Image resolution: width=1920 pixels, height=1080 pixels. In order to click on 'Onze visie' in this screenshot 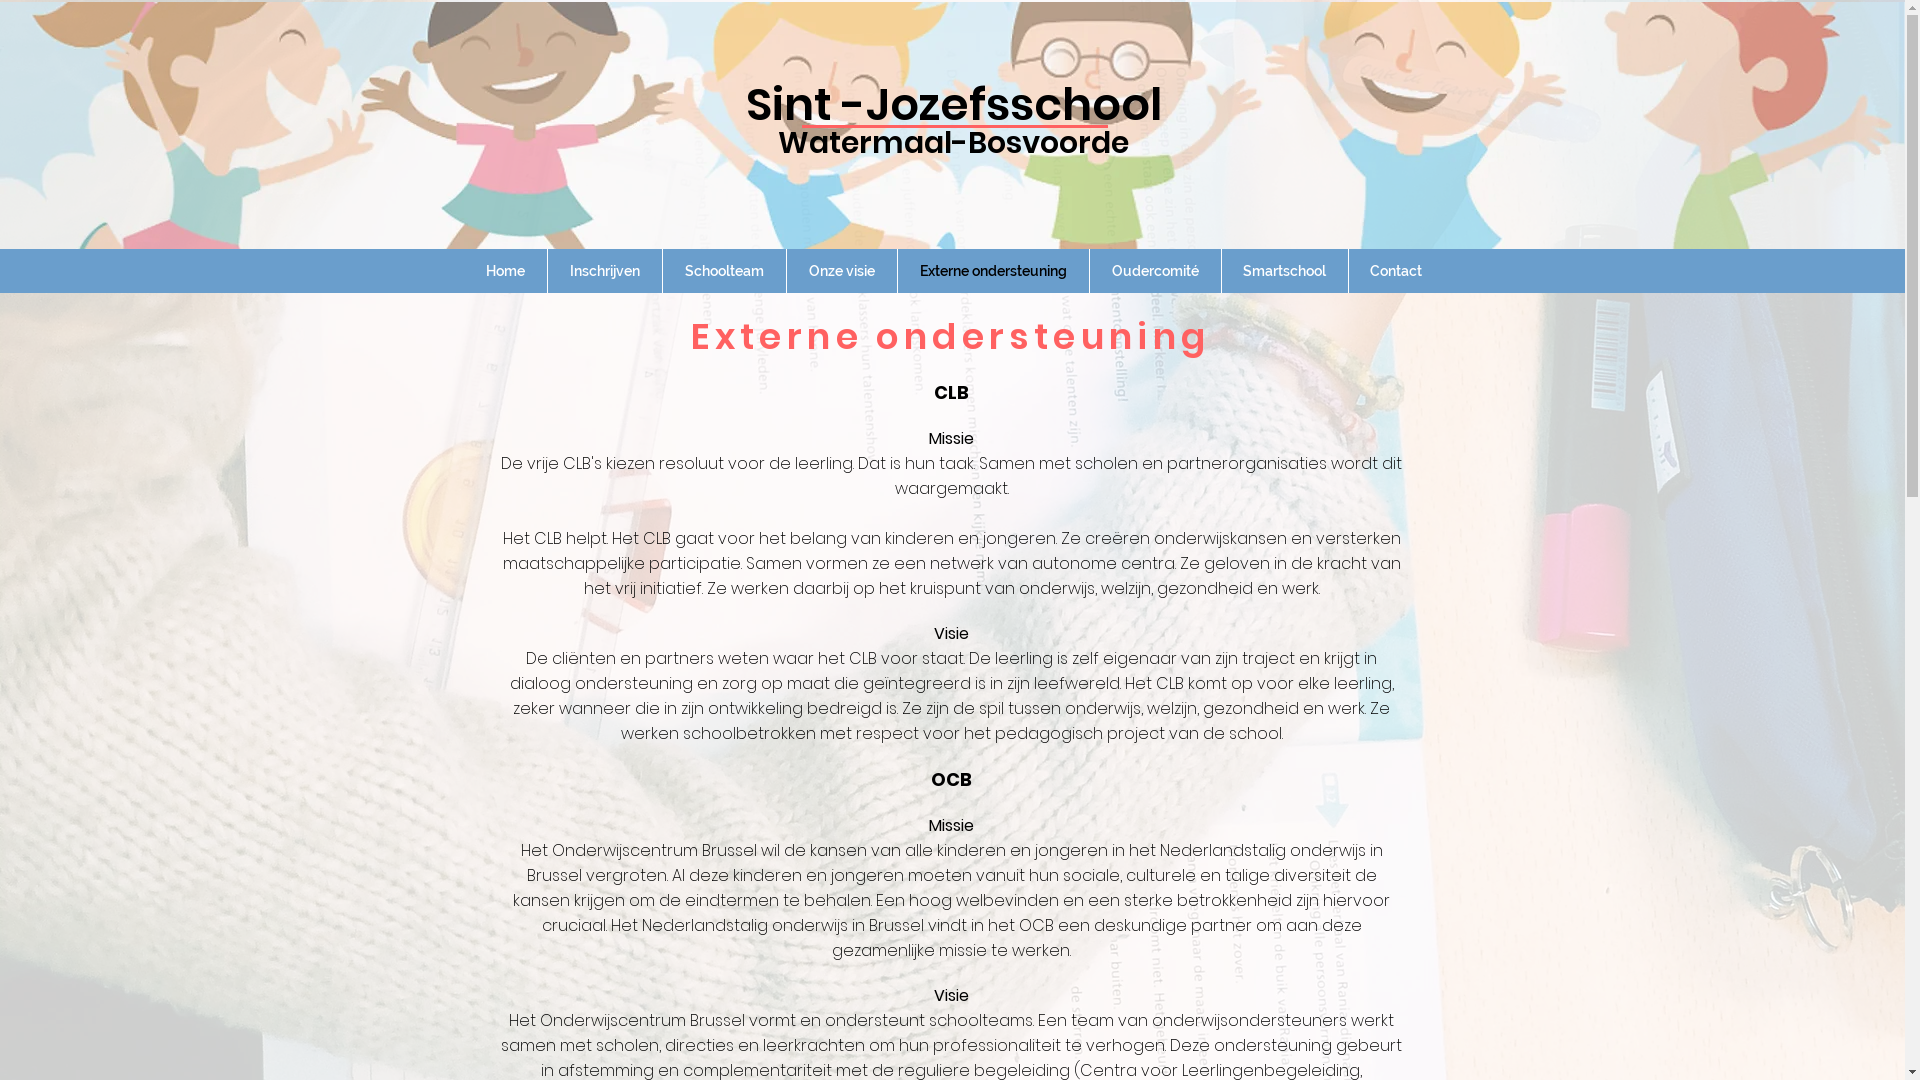, I will do `click(785, 270)`.